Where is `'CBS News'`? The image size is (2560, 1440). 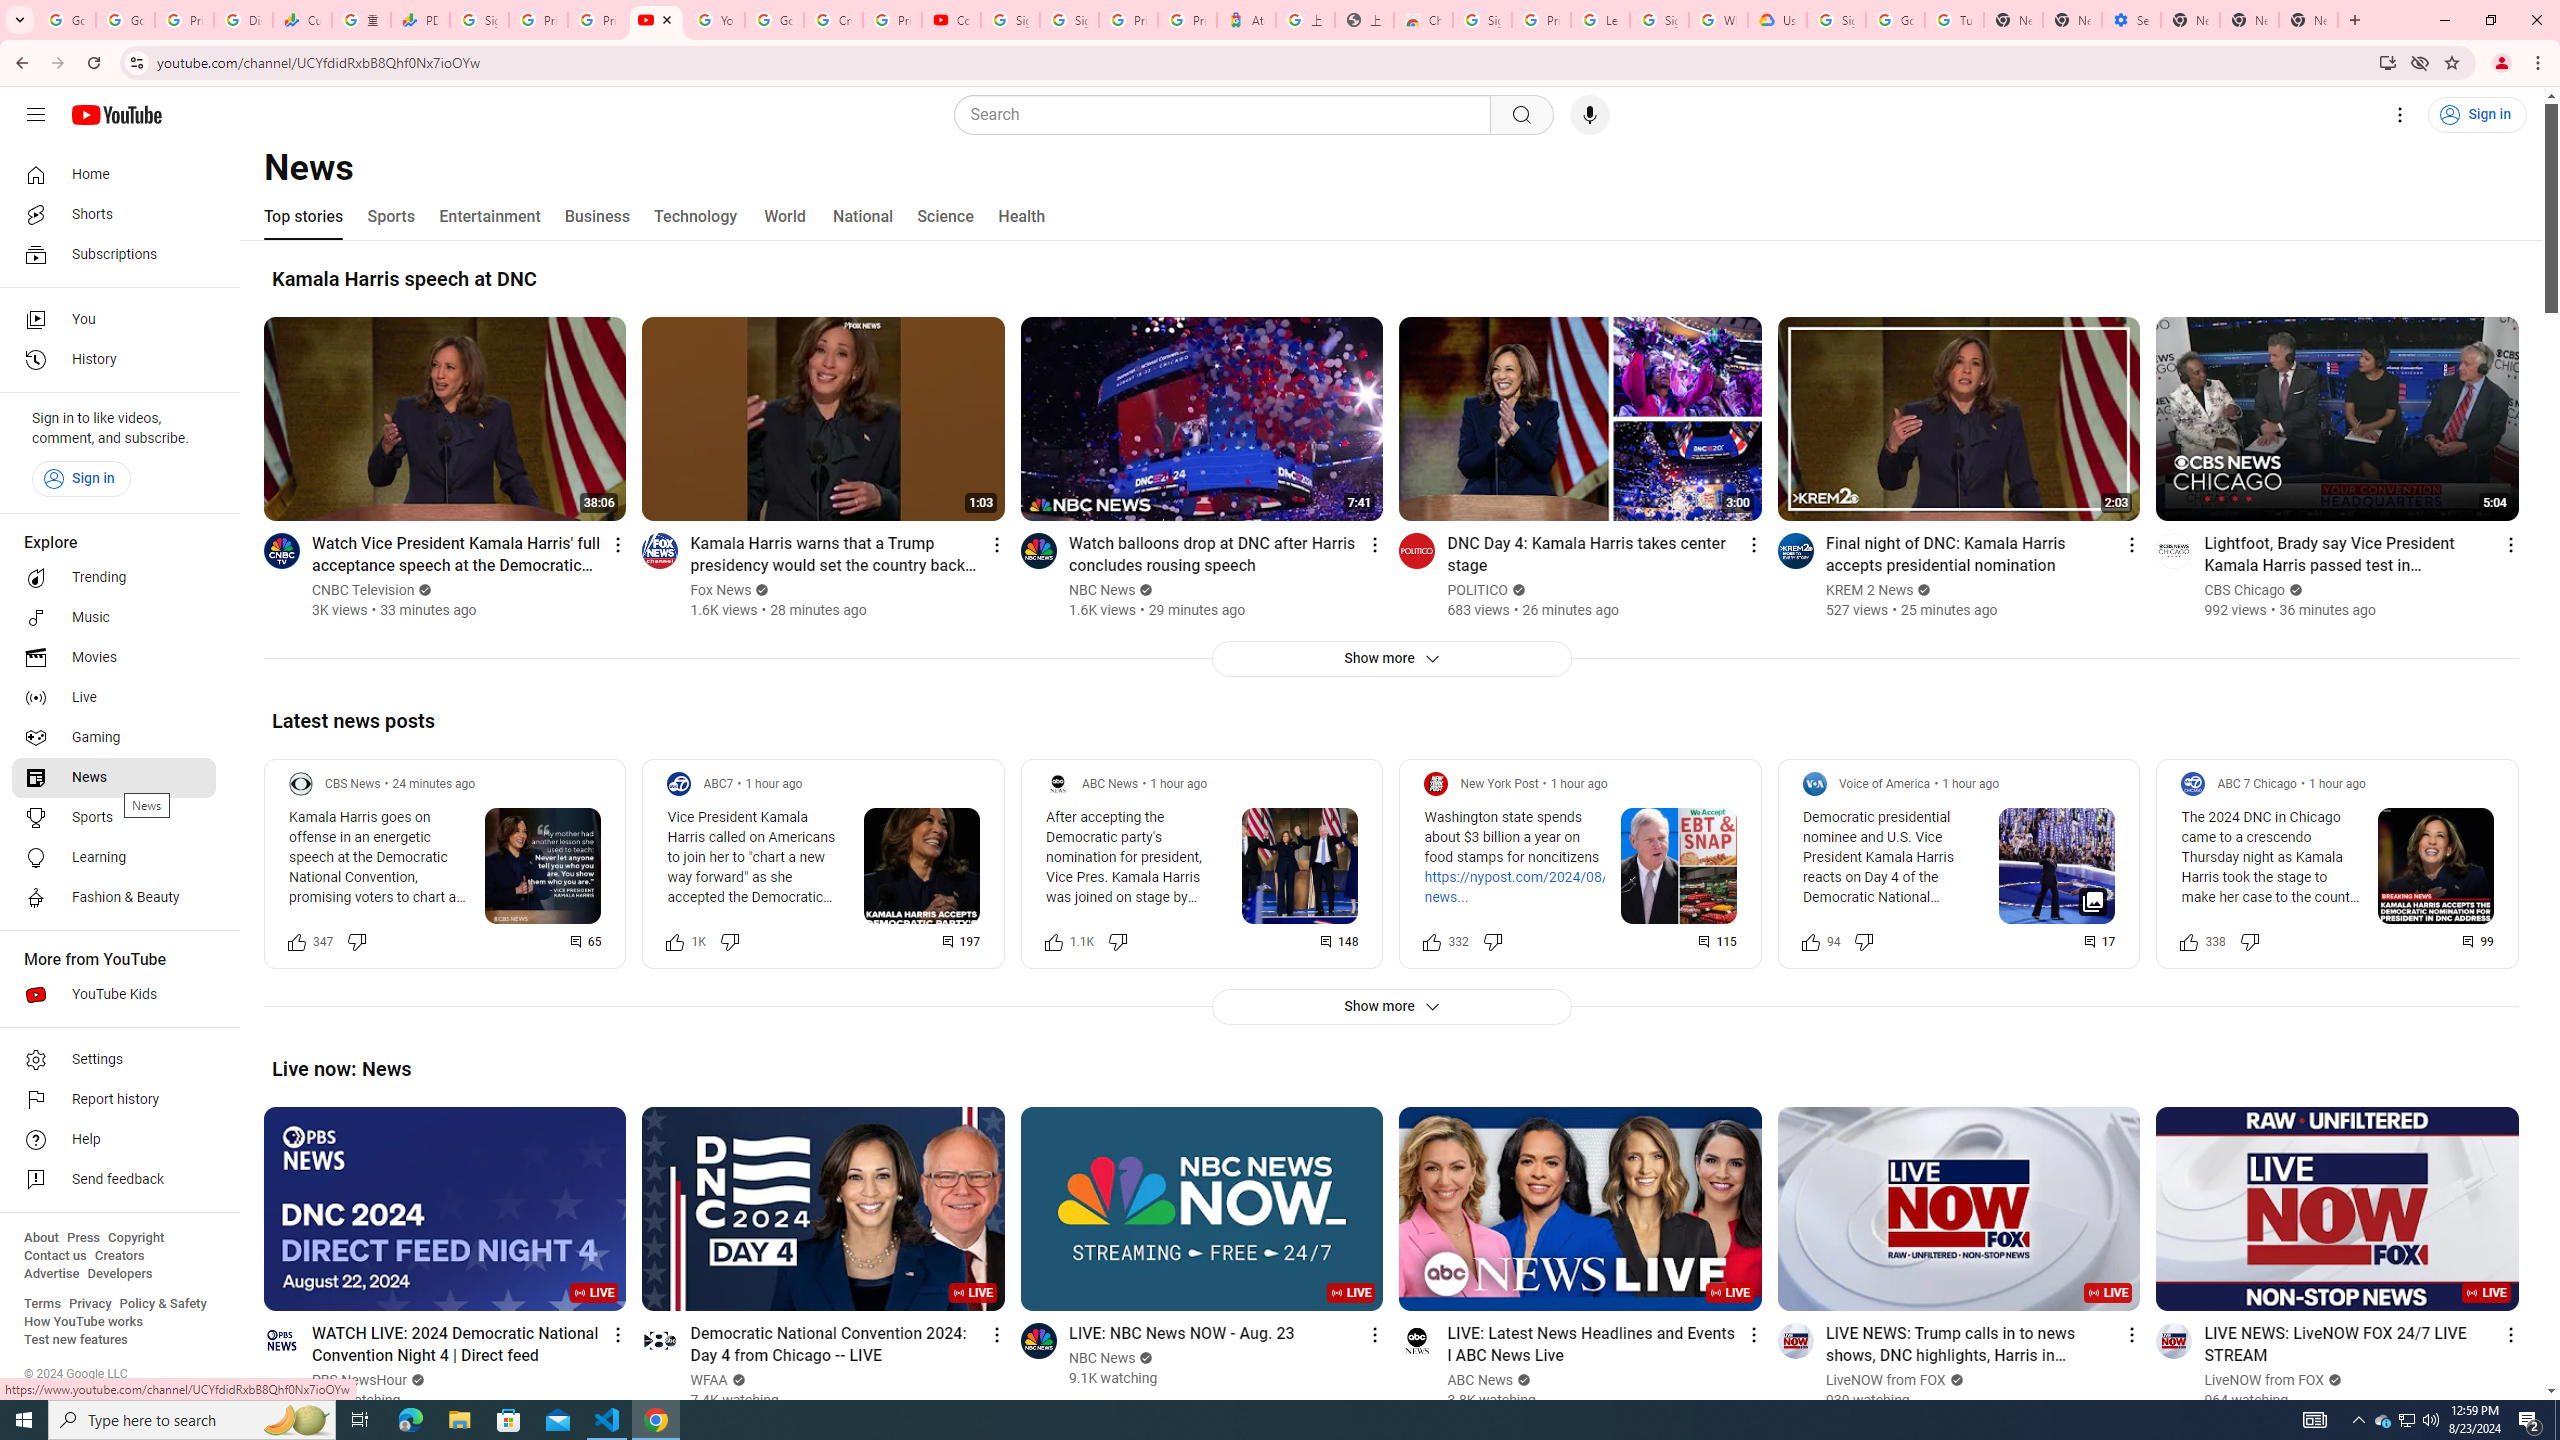 'CBS News' is located at coordinates (352, 784).